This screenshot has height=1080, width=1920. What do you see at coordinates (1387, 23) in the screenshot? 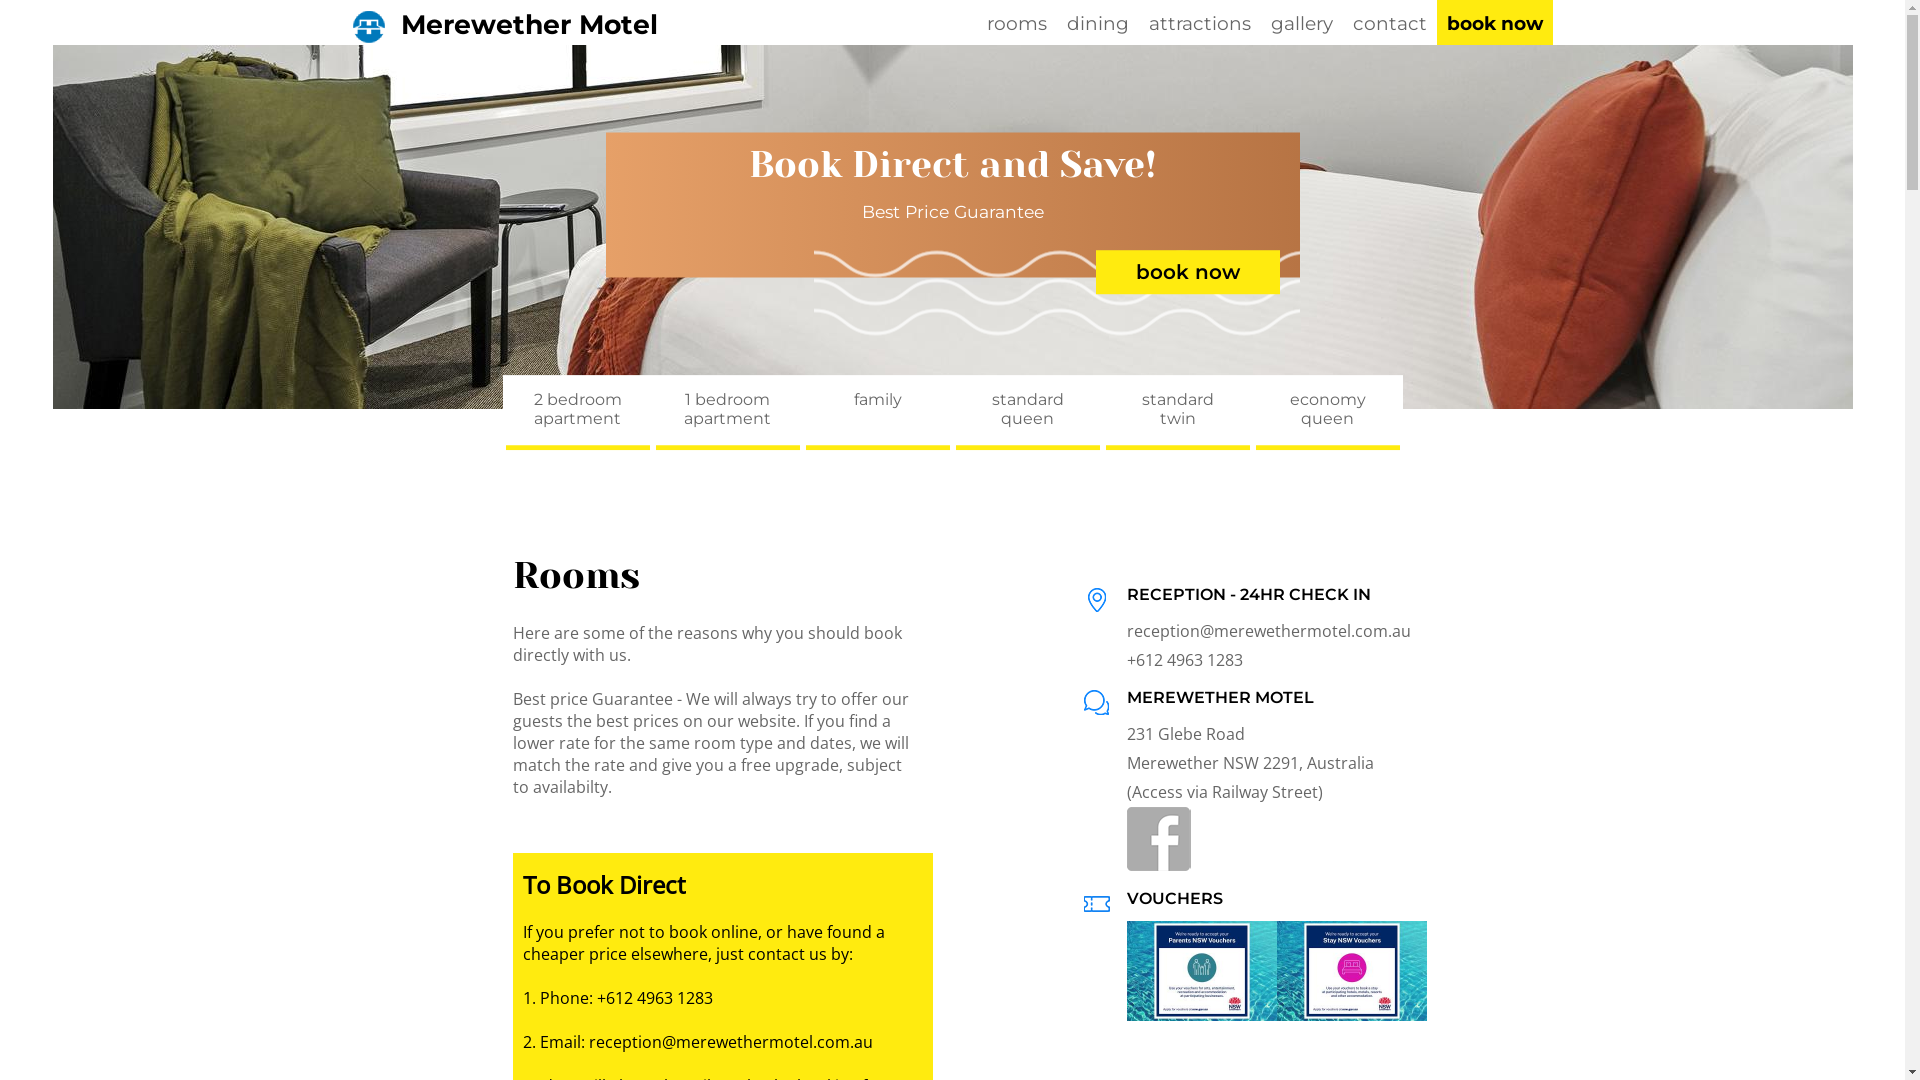
I see `'contact'` at bounding box center [1387, 23].